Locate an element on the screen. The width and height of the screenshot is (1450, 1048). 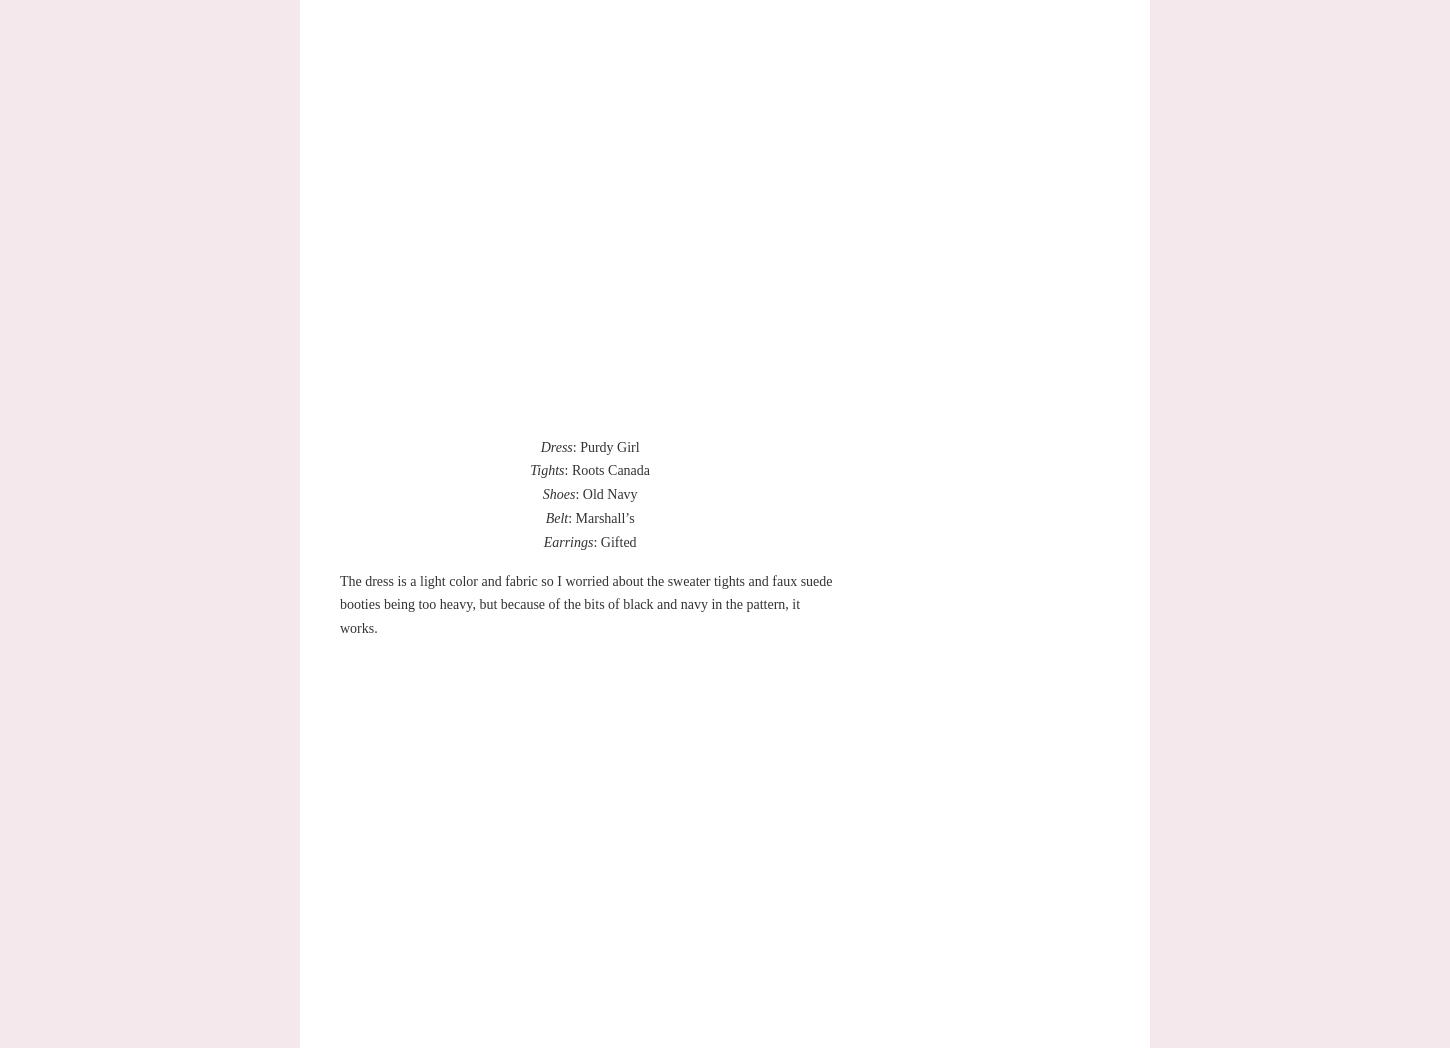
'Dress' is located at coordinates (555, 445).